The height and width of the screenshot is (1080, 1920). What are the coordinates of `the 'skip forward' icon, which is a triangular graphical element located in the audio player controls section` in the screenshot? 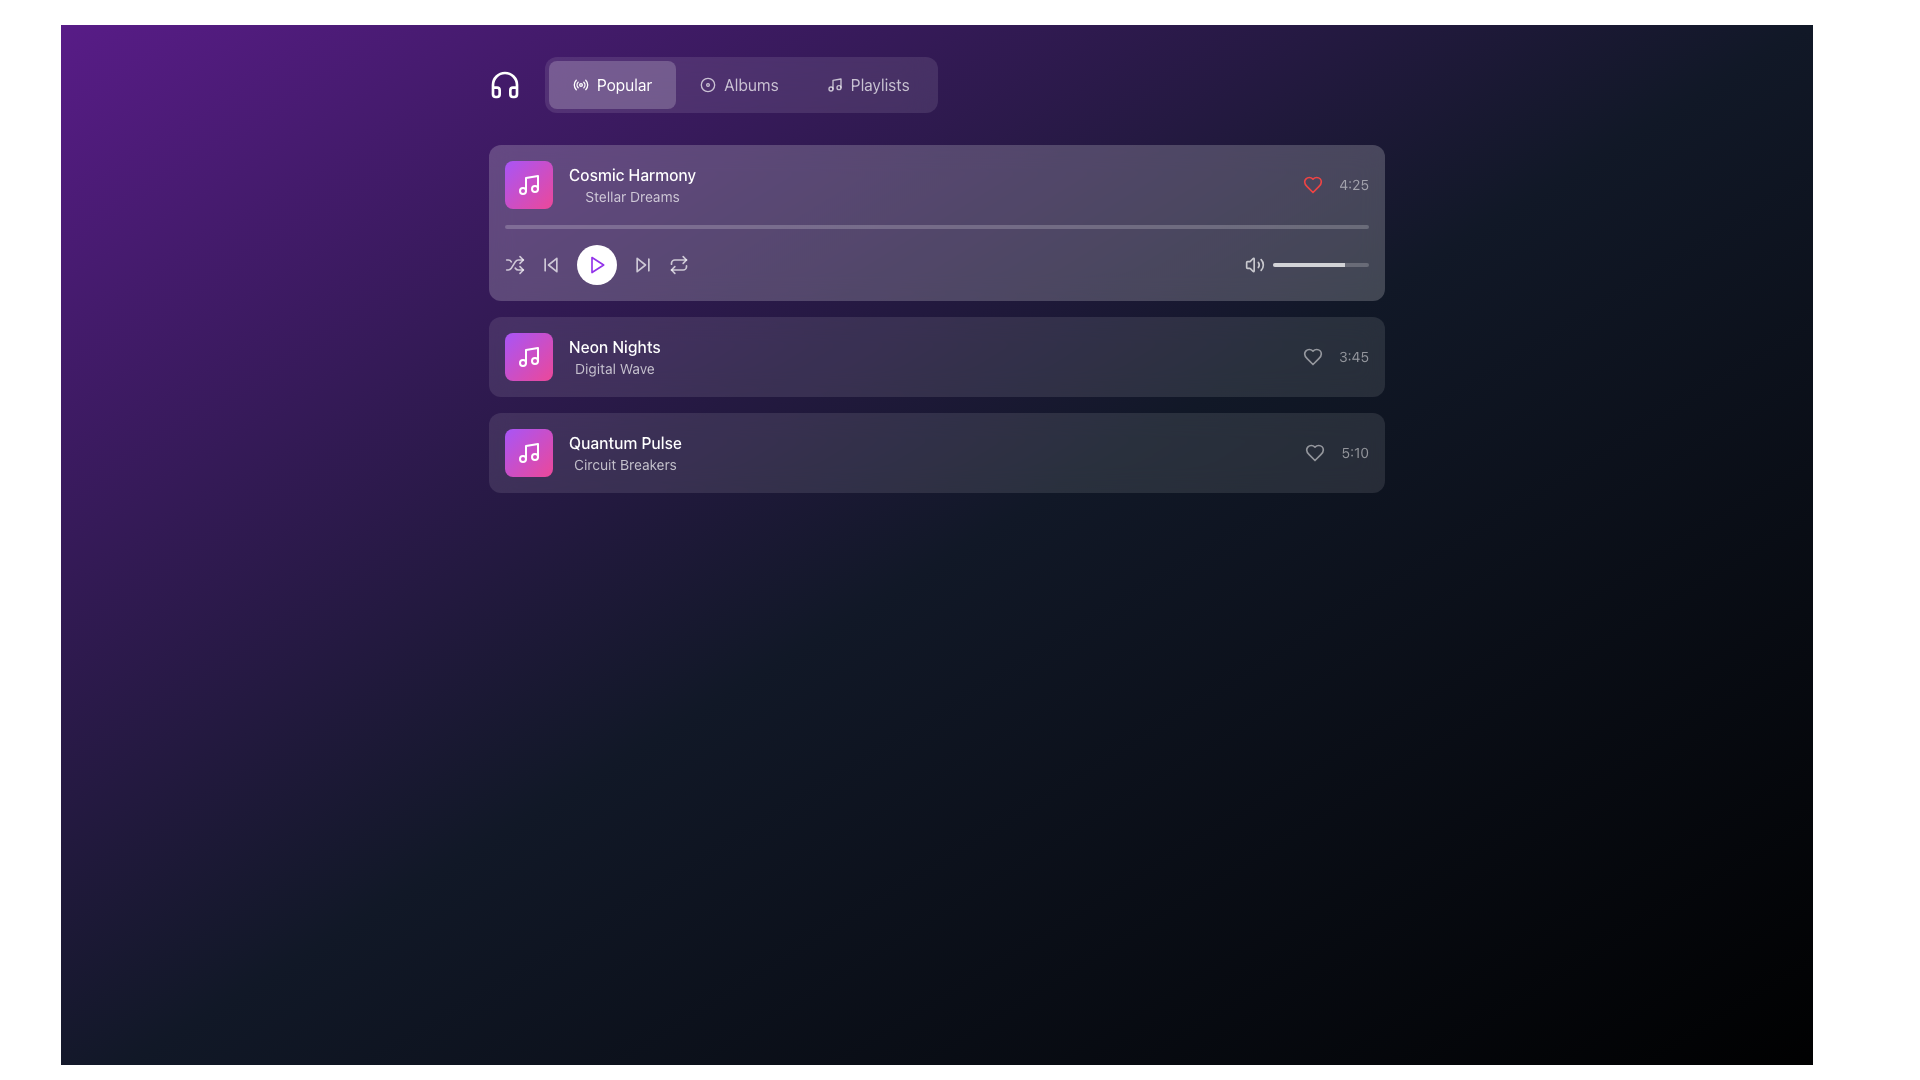 It's located at (641, 264).